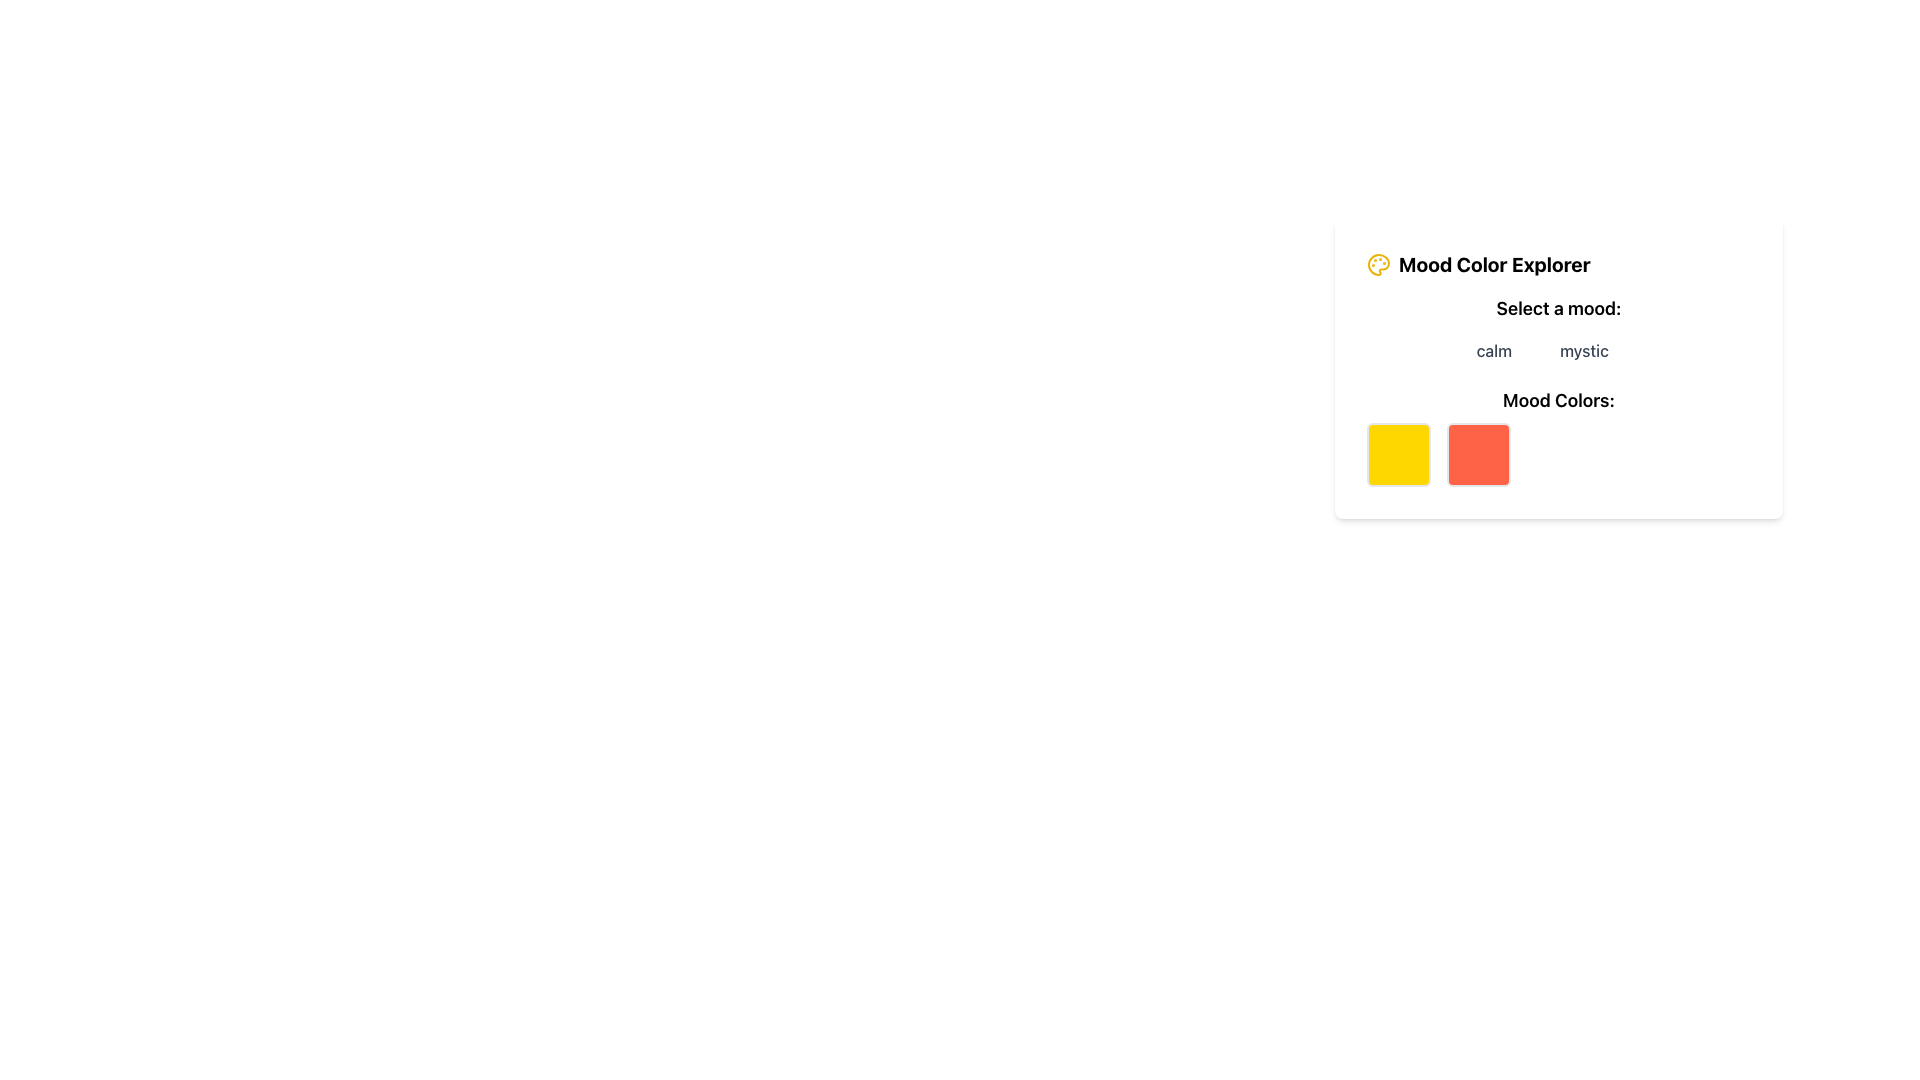  I want to click on the red-orange square-shaped color box with rounded corners located within the 'Mood Color Explorer' card, so click(1478, 455).